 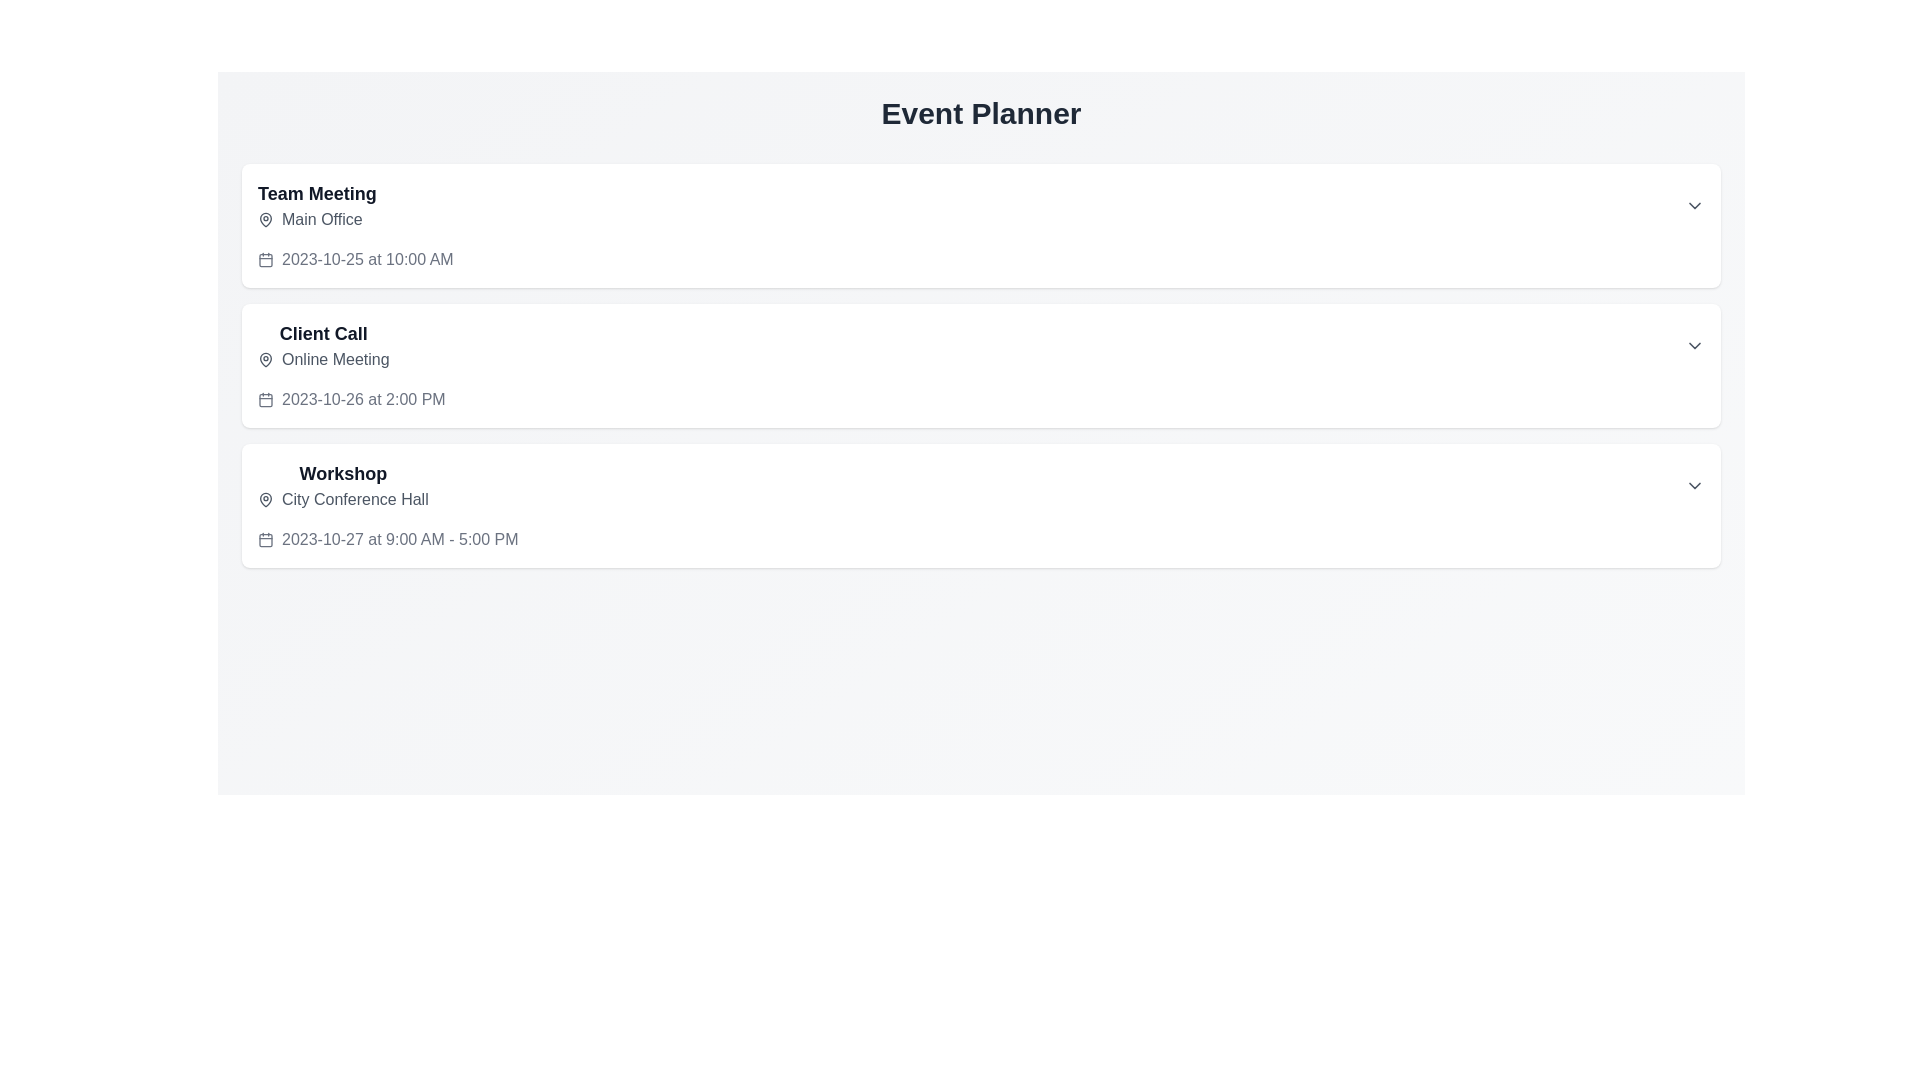 What do you see at coordinates (1693, 486) in the screenshot?
I see `the Dropdown toggle icon associated with the 'Workshop City Conference Hall' to enable keyboard interaction` at bounding box center [1693, 486].